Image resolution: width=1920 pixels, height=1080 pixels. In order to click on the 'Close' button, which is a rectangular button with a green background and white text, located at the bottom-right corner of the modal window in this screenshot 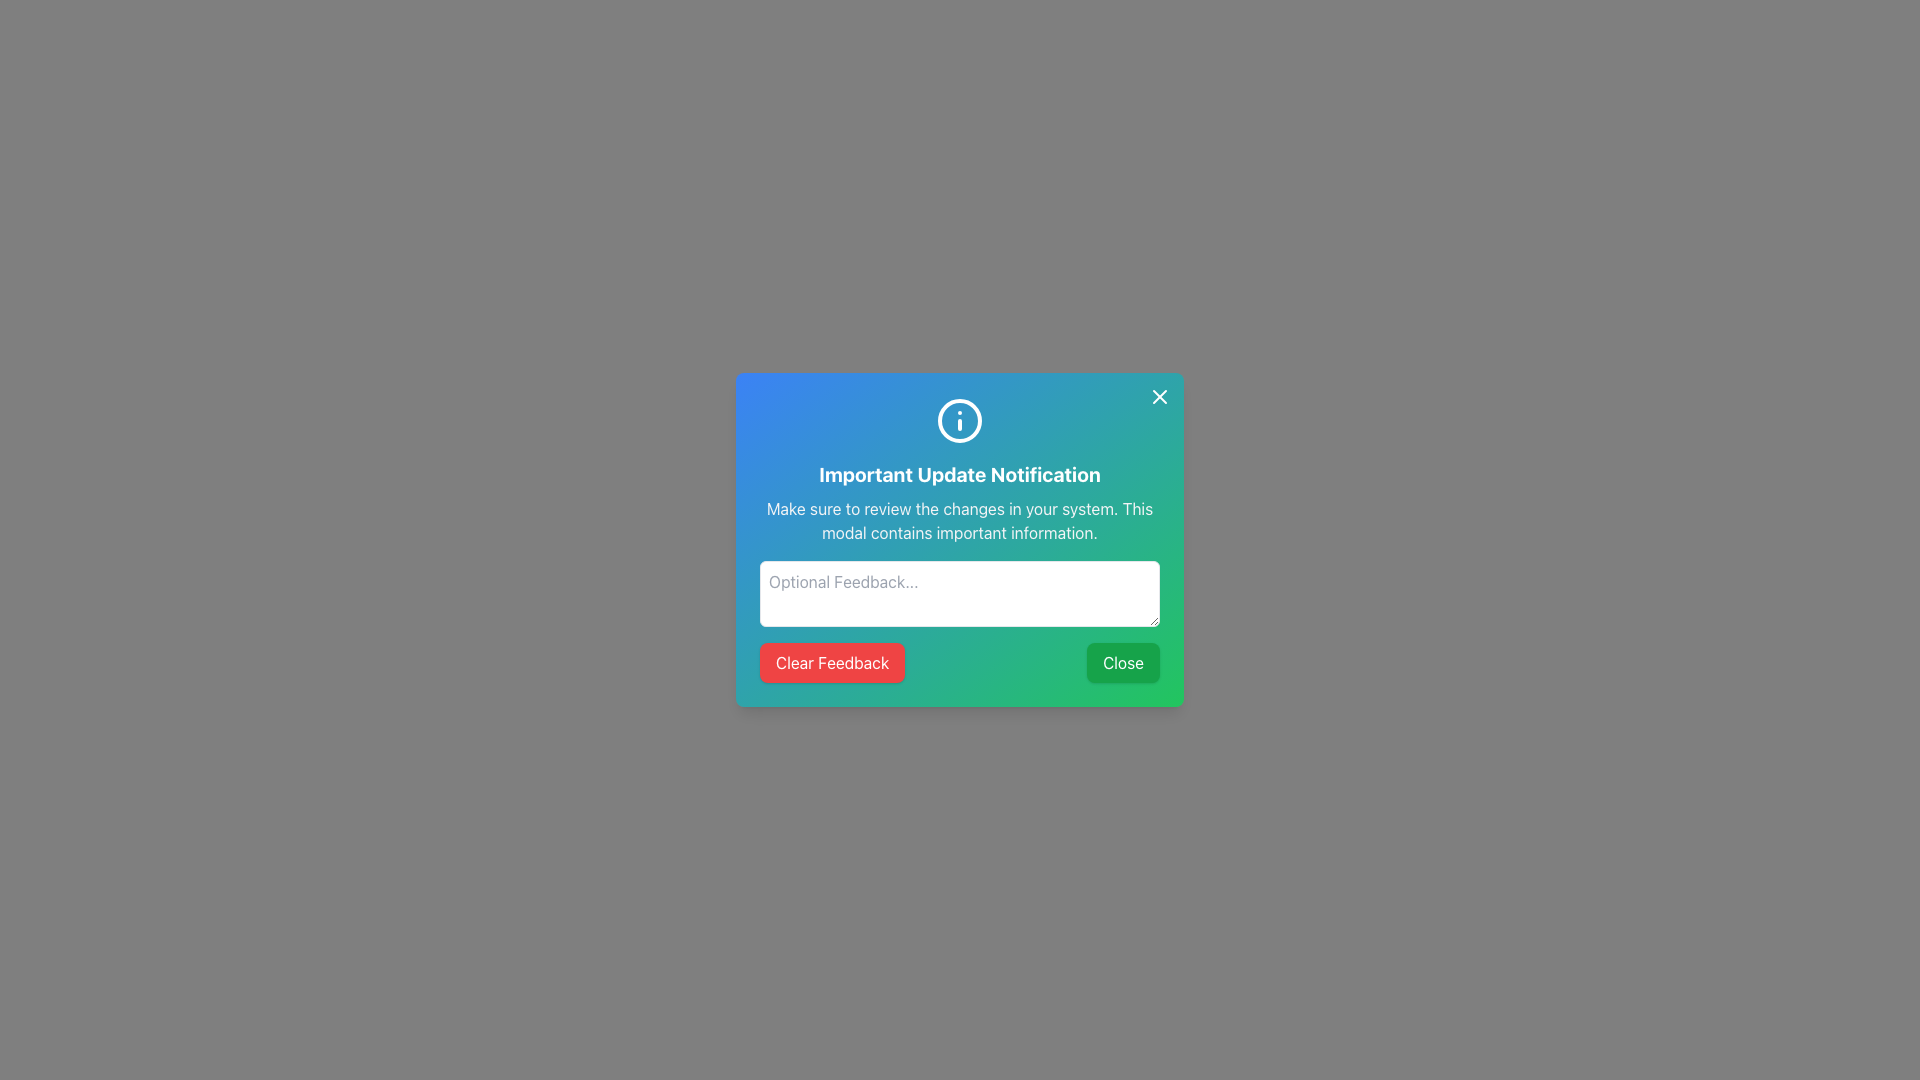, I will do `click(1123, 663)`.